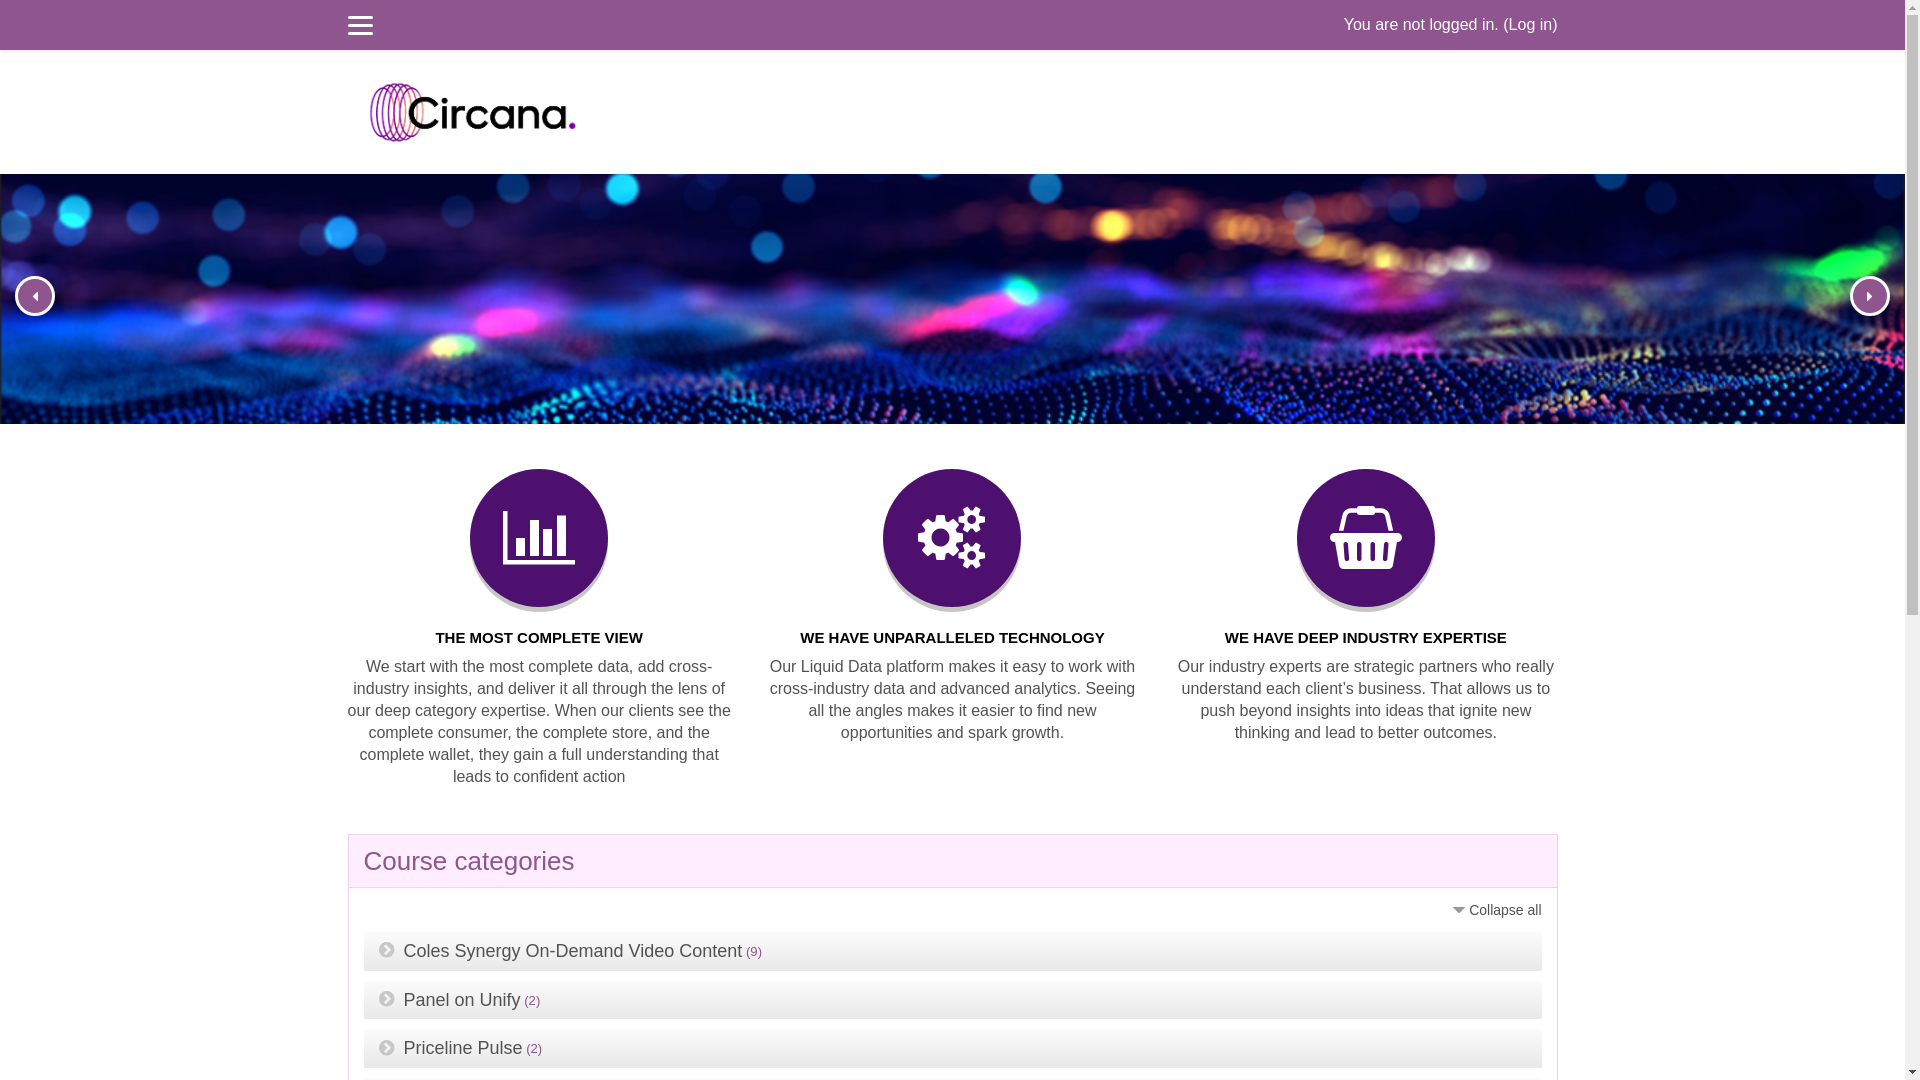 This screenshot has width=1920, height=1080. What do you see at coordinates (1530, 24) in the screenshot?
I see `'Log in'` at bounding box center [1530, 24].